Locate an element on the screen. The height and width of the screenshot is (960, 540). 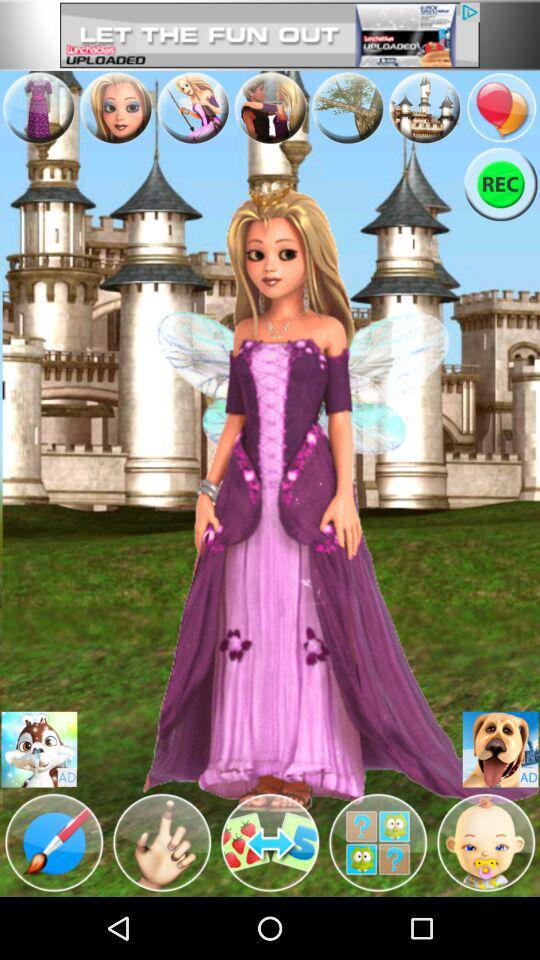
paint bar is located at coordinates (54, 841).